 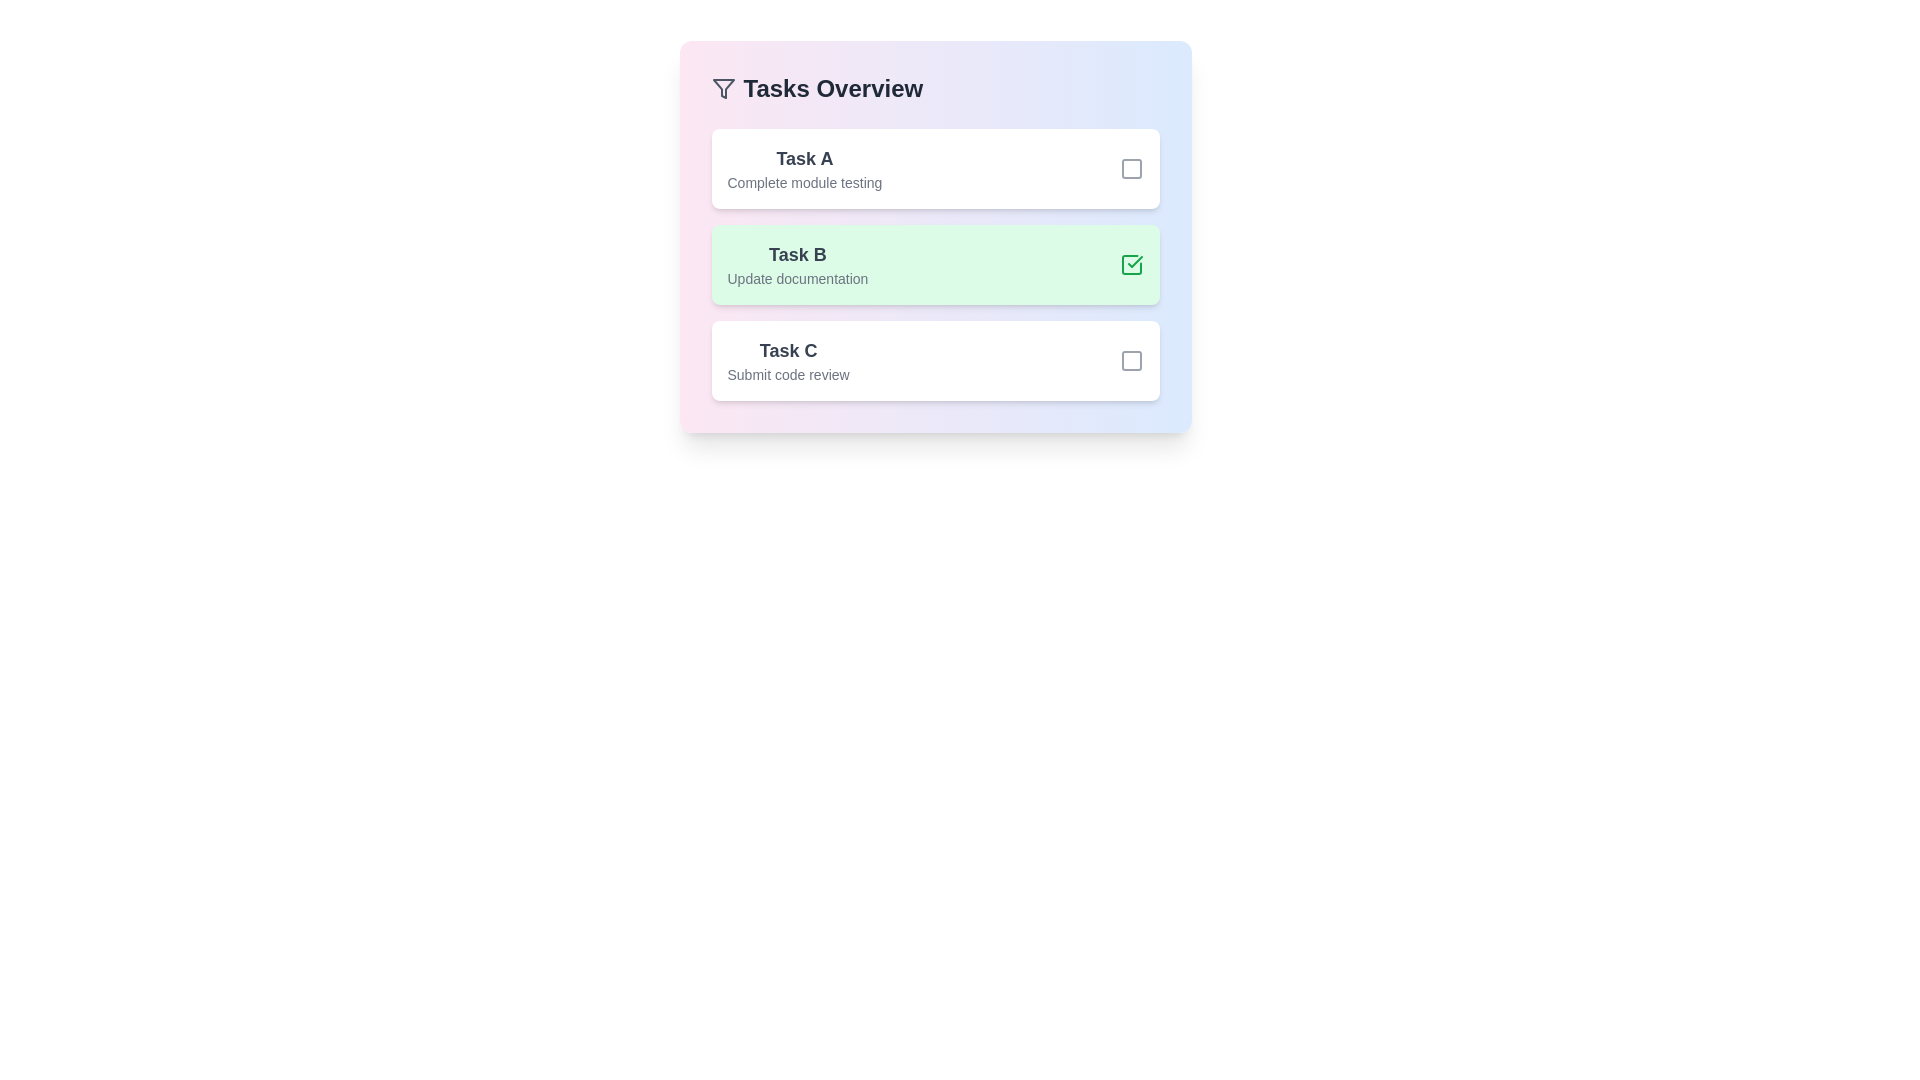 What do you see at coordinates (722, 87) in the screenshot?
I see `the filter icon to explore filtering options` at bounding box center [722, 87].